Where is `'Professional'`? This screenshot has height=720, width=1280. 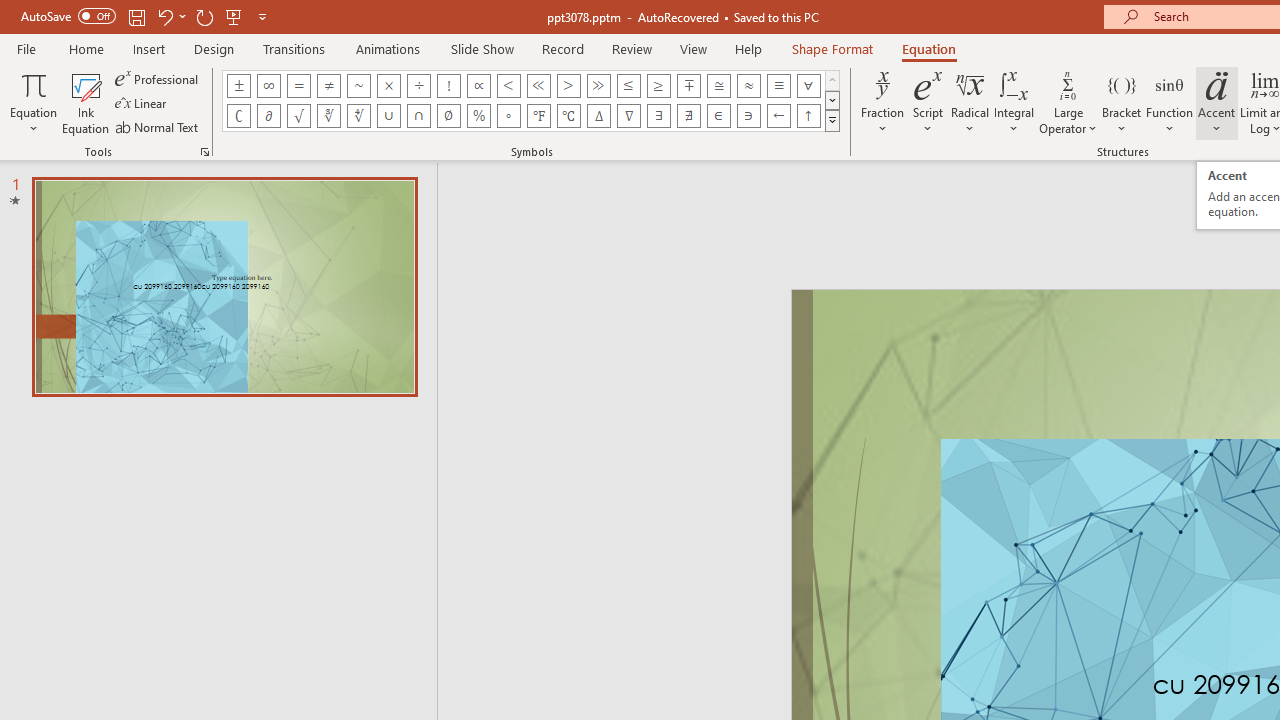 'Professional' is located at coordinates (157, 78).